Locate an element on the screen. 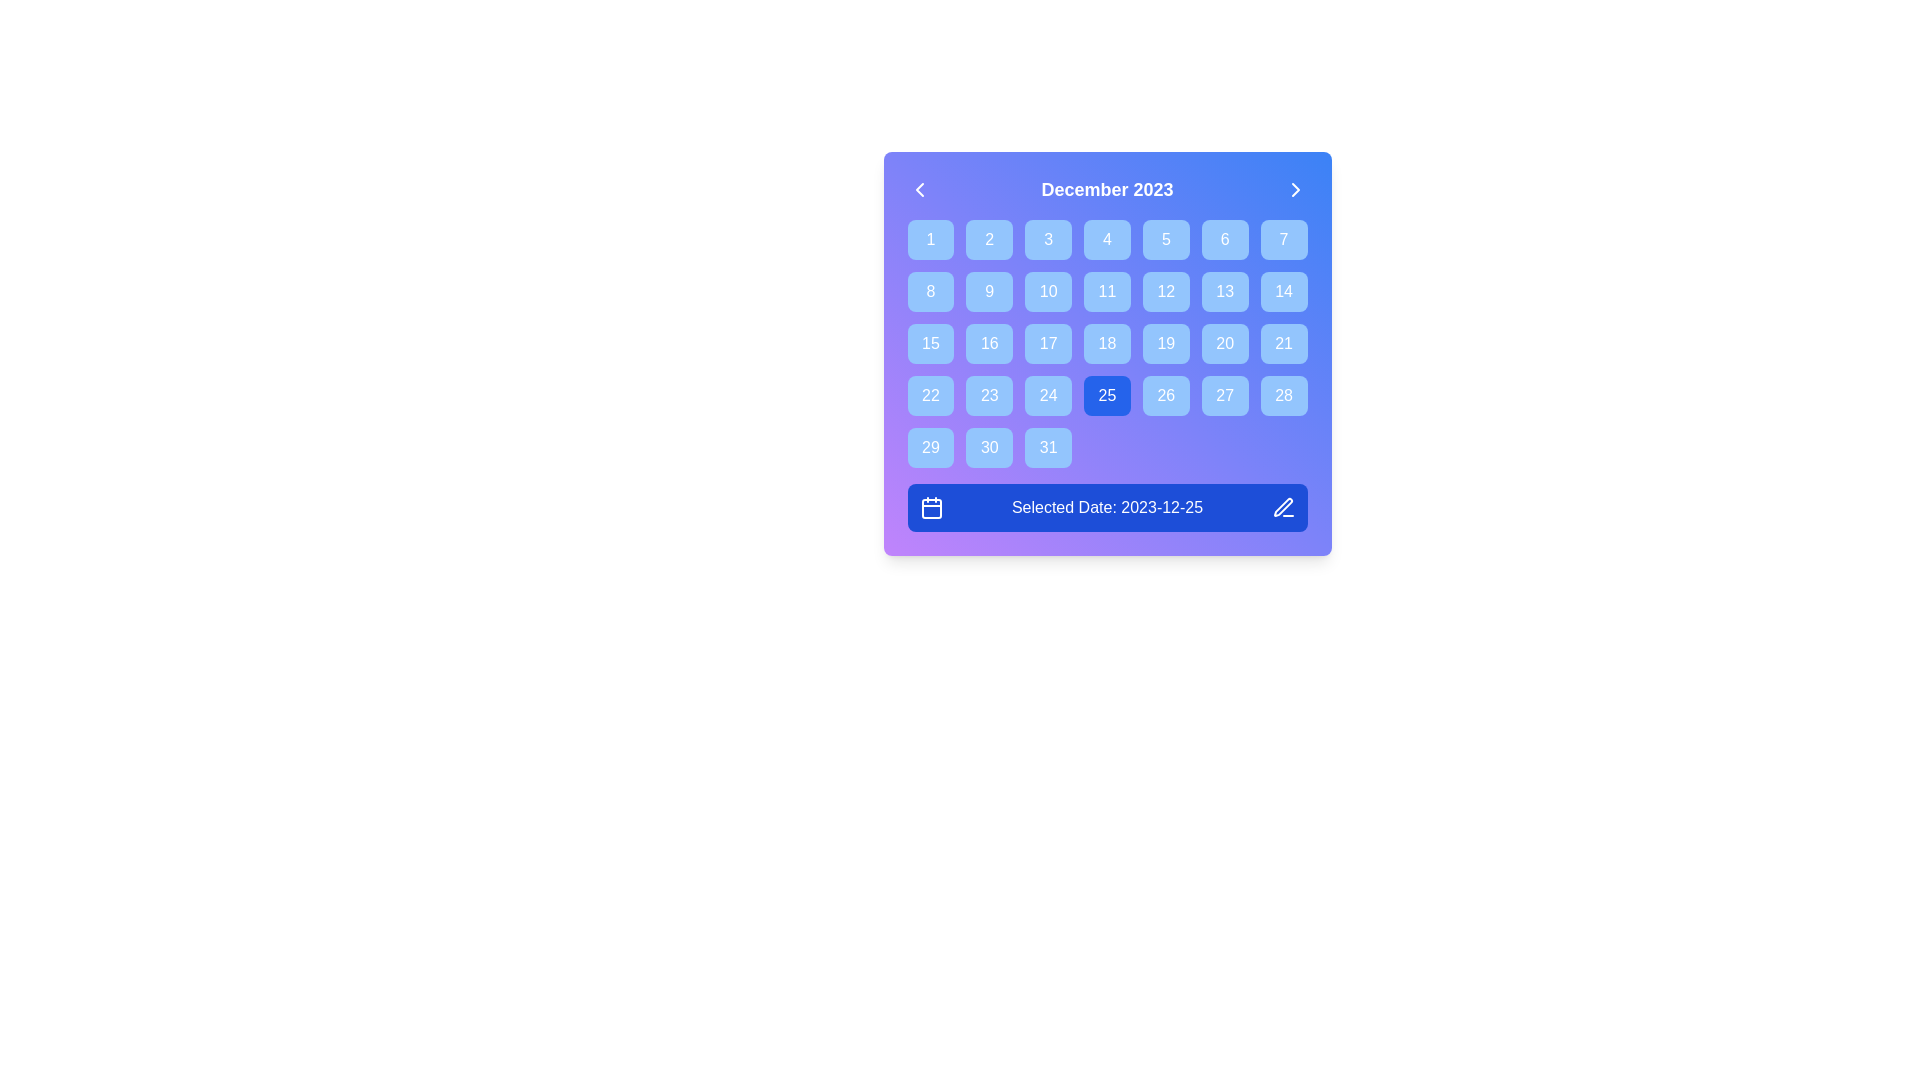 This screenshot has height=1080, width=1920. the rounded rectangular blue button with the white number '29' centered within it is located at coordinates (930, 446).